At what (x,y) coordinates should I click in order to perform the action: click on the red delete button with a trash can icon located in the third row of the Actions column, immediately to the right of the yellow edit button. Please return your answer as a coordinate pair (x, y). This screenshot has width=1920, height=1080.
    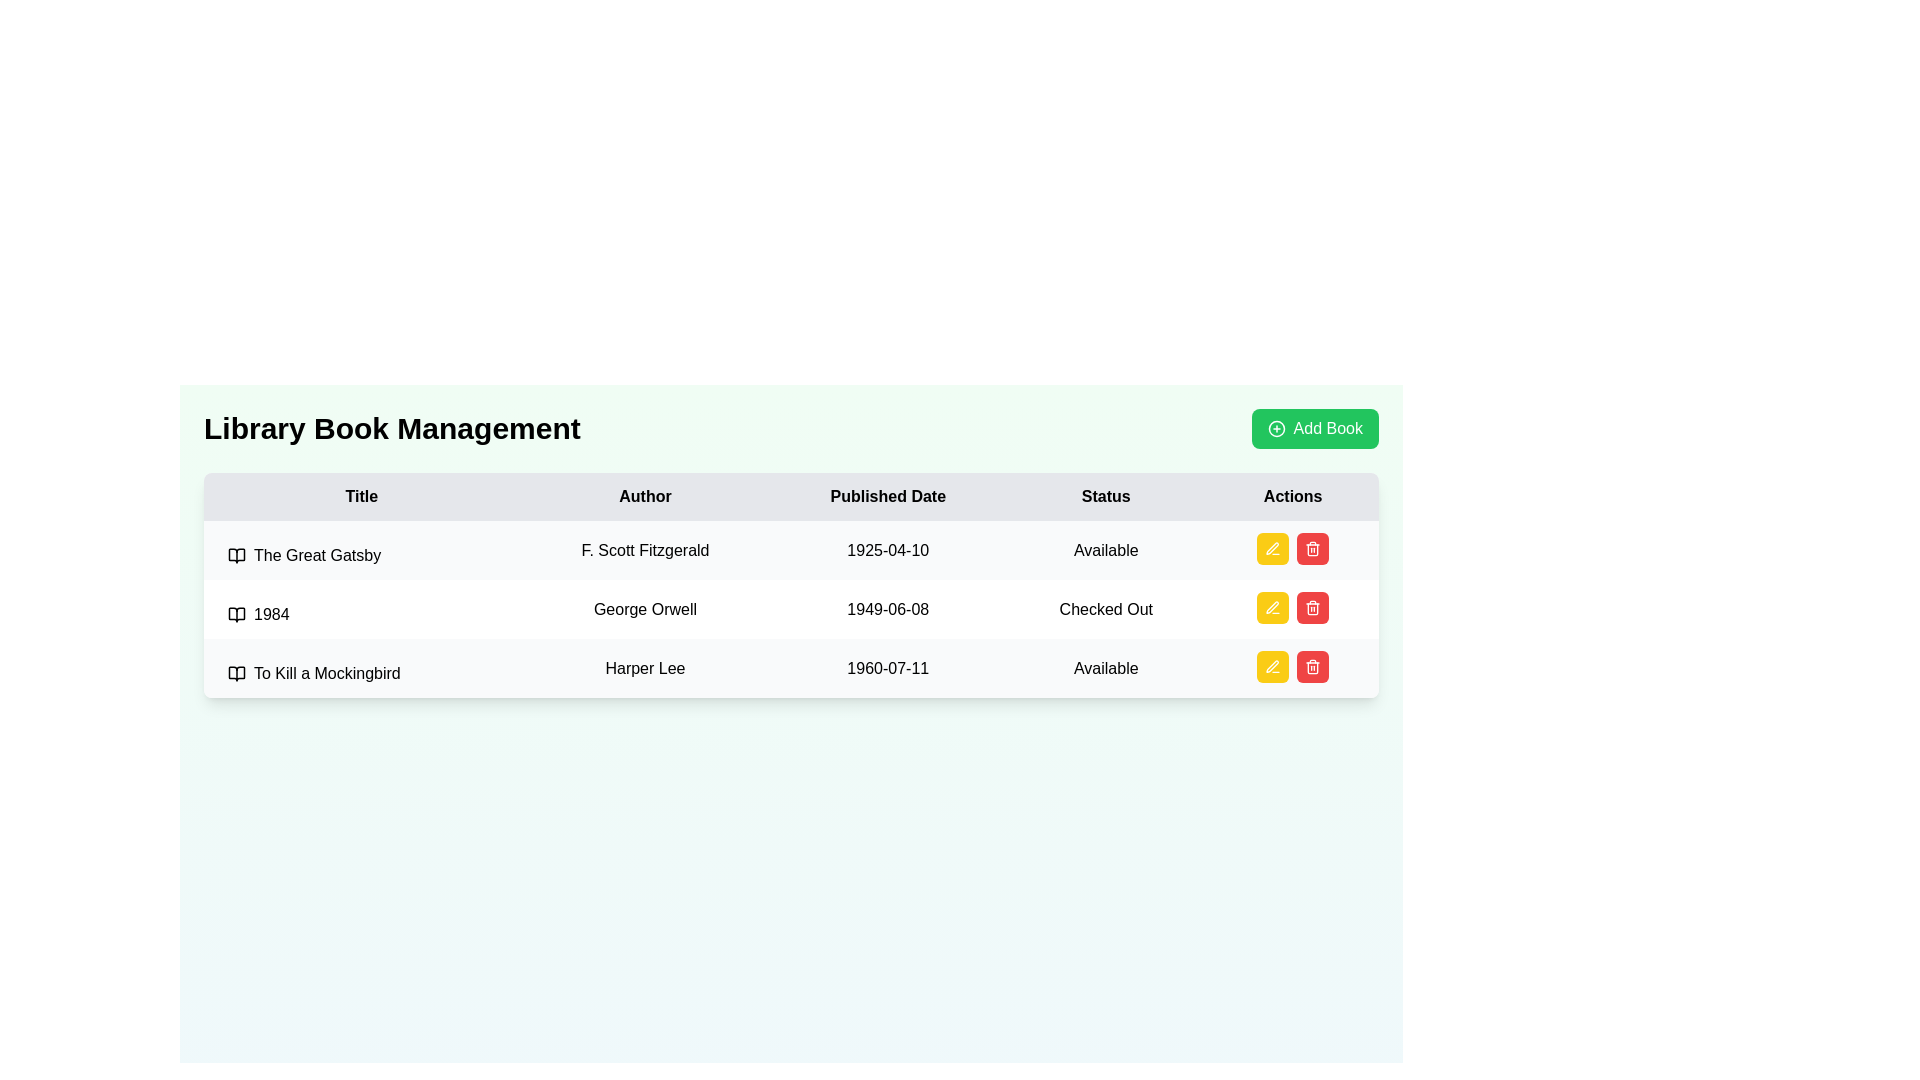
    Looking at the image, I should click on (1313, 548).